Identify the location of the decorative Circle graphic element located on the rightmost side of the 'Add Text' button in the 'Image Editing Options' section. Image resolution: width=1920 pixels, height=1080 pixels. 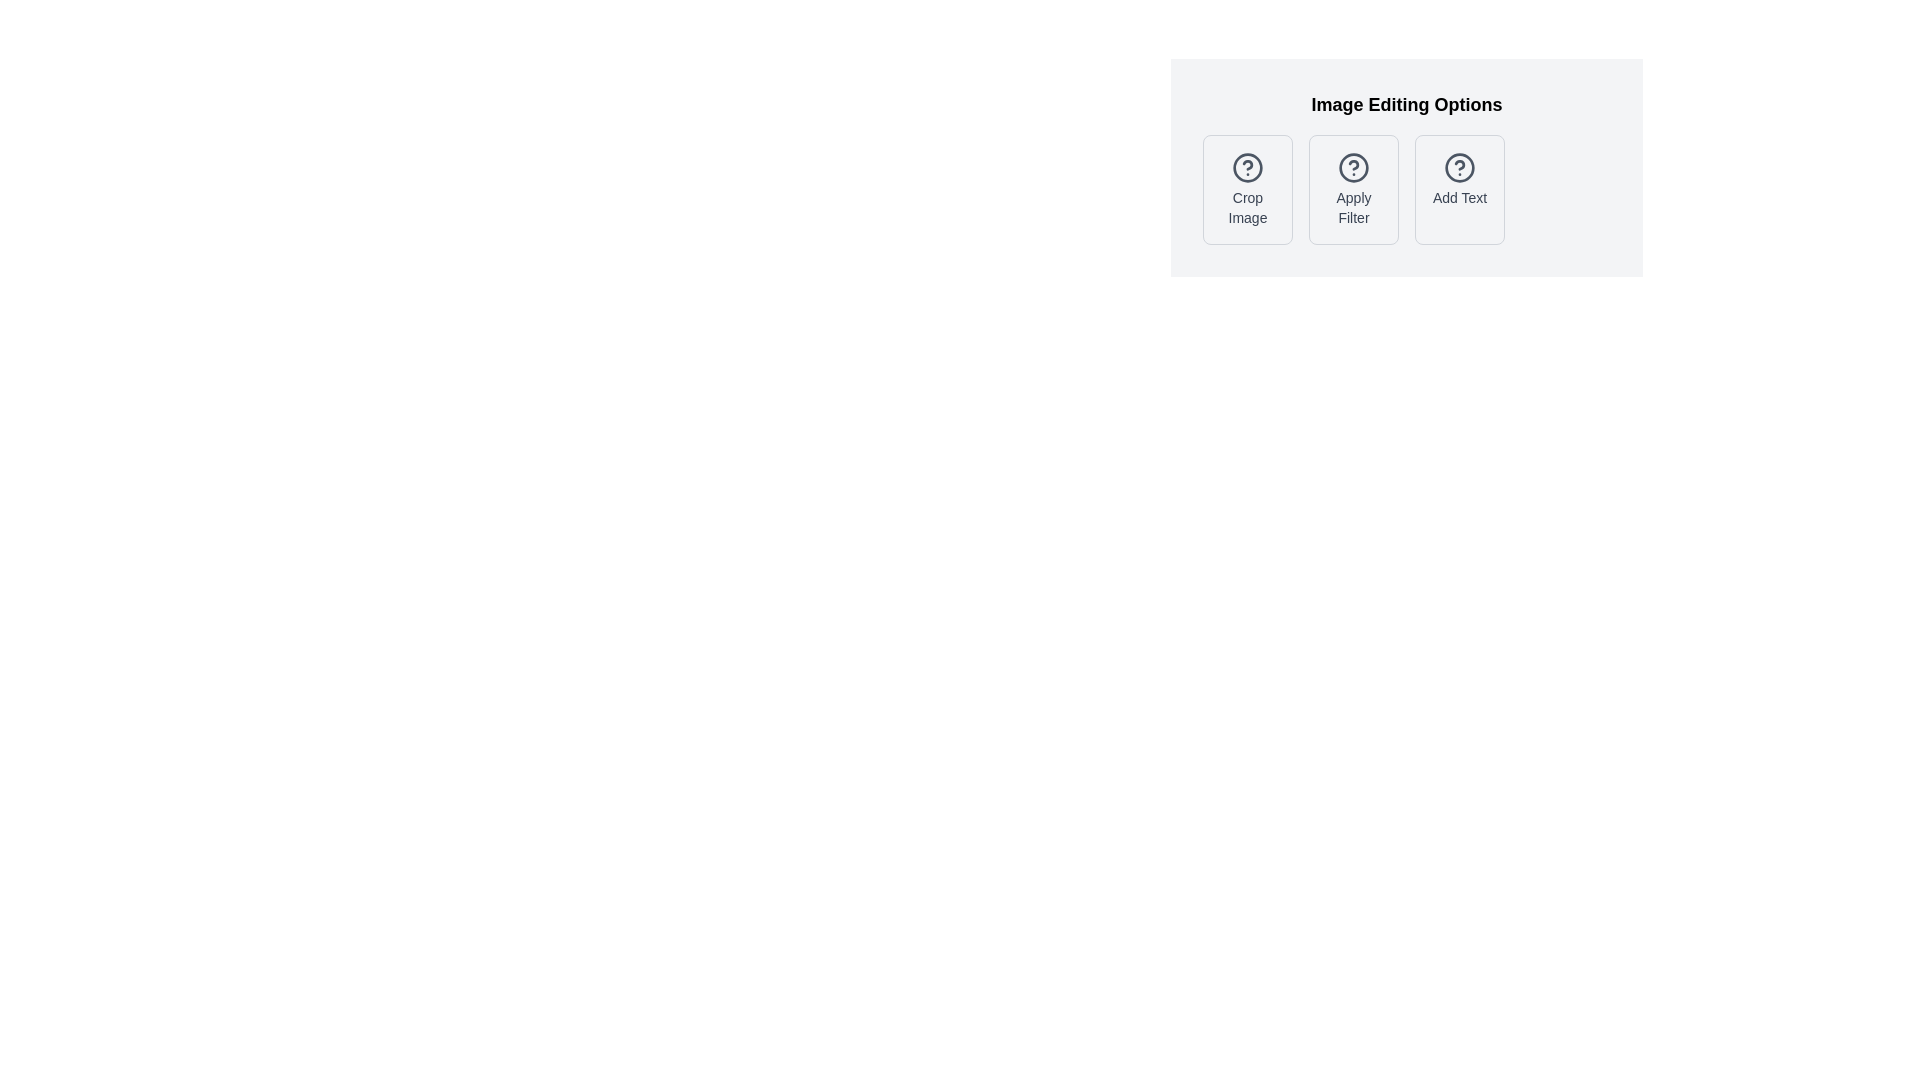
(1459, 167).